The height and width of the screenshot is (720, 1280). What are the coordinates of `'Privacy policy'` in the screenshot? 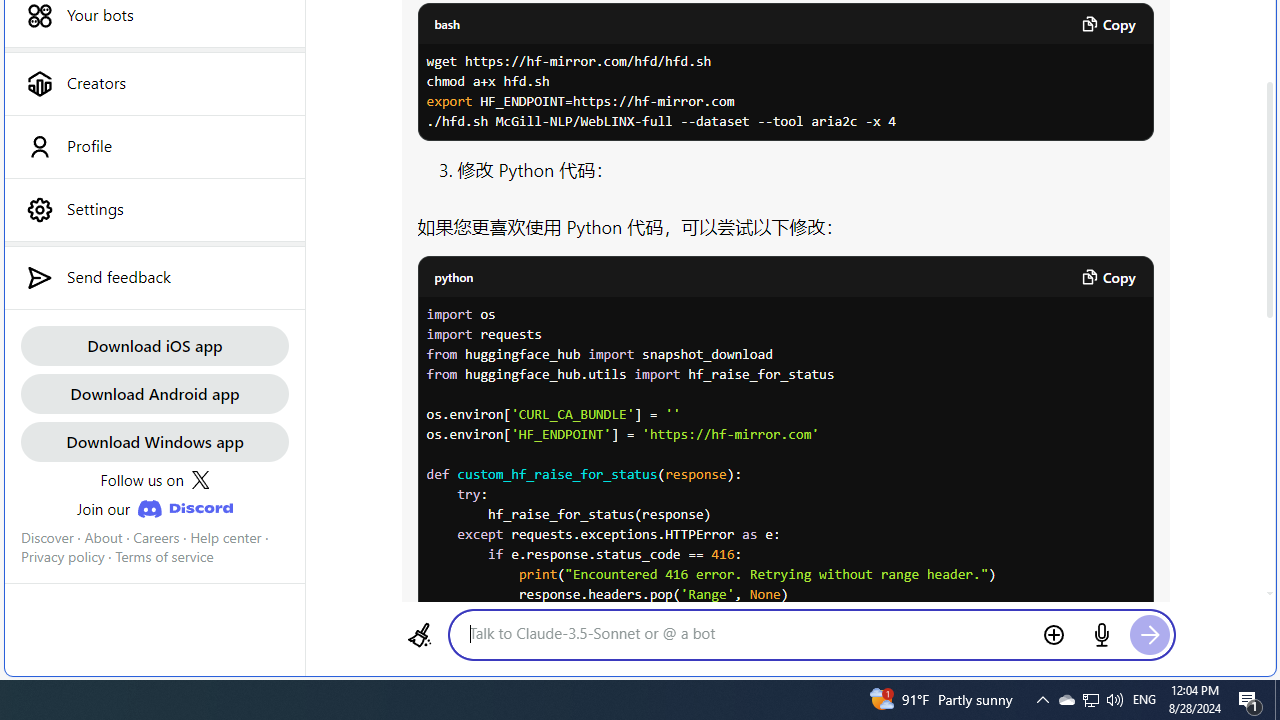 It's located at (62, 557).